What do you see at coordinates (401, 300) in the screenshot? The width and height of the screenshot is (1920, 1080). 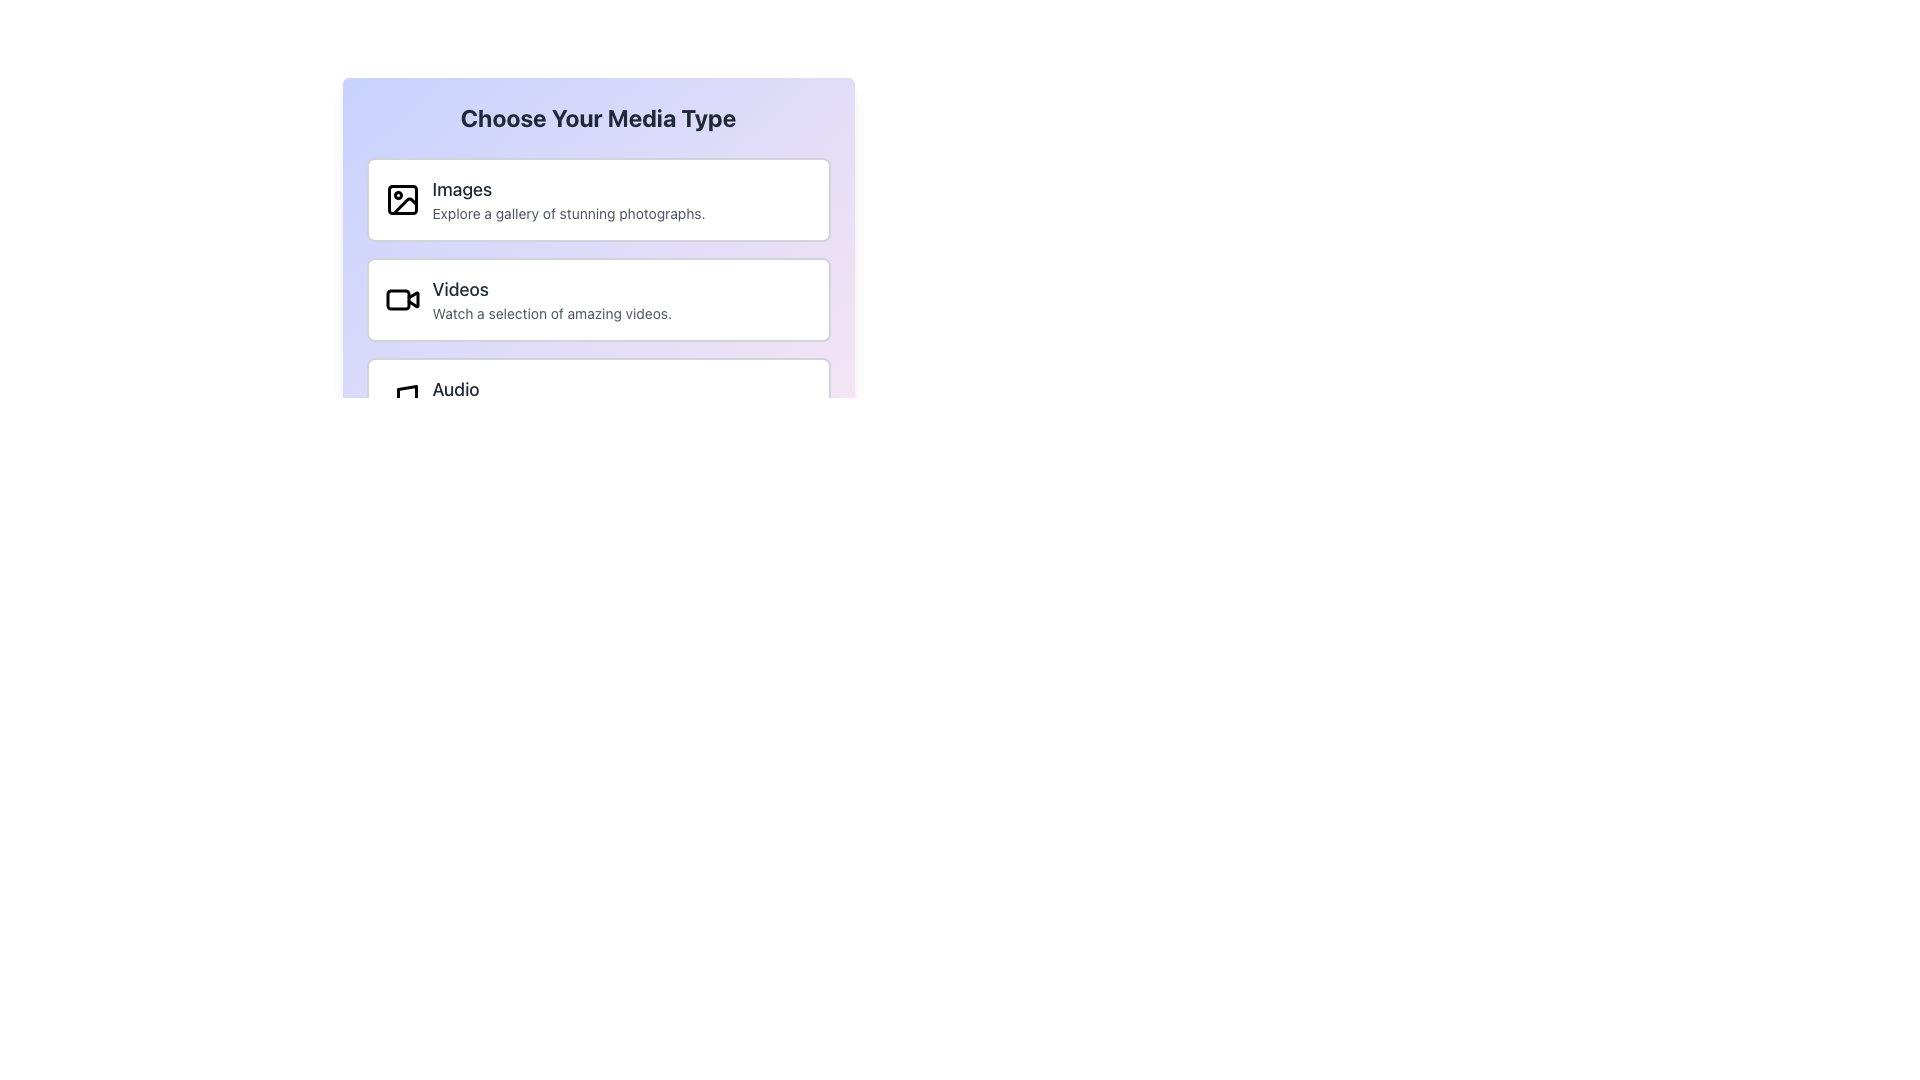 I see `the 'Videos' icon located on the left side of the card labeled 'Videos', which is the second card in the vertical list under 'Choose Your Media Type'` at bounding box center [401, 300].